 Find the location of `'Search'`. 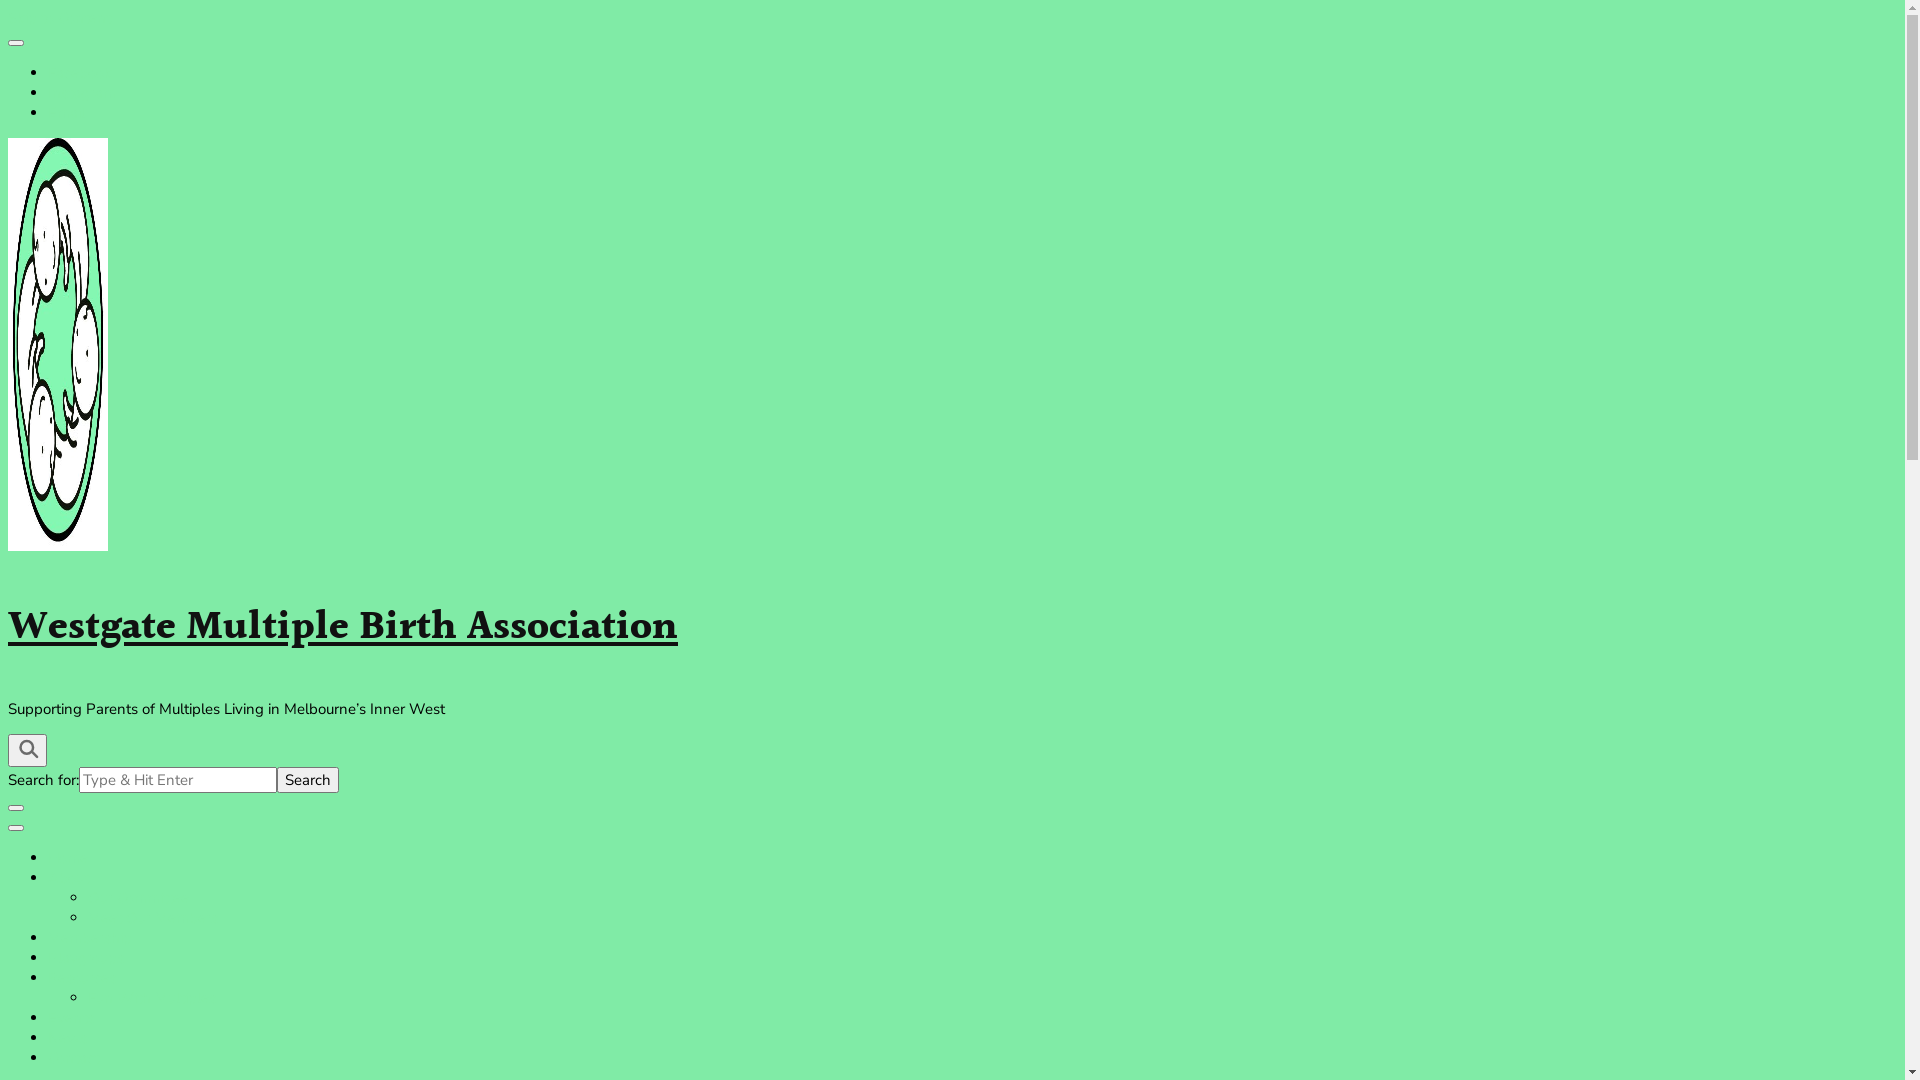

'Search' is located at coordinates (306, 778).